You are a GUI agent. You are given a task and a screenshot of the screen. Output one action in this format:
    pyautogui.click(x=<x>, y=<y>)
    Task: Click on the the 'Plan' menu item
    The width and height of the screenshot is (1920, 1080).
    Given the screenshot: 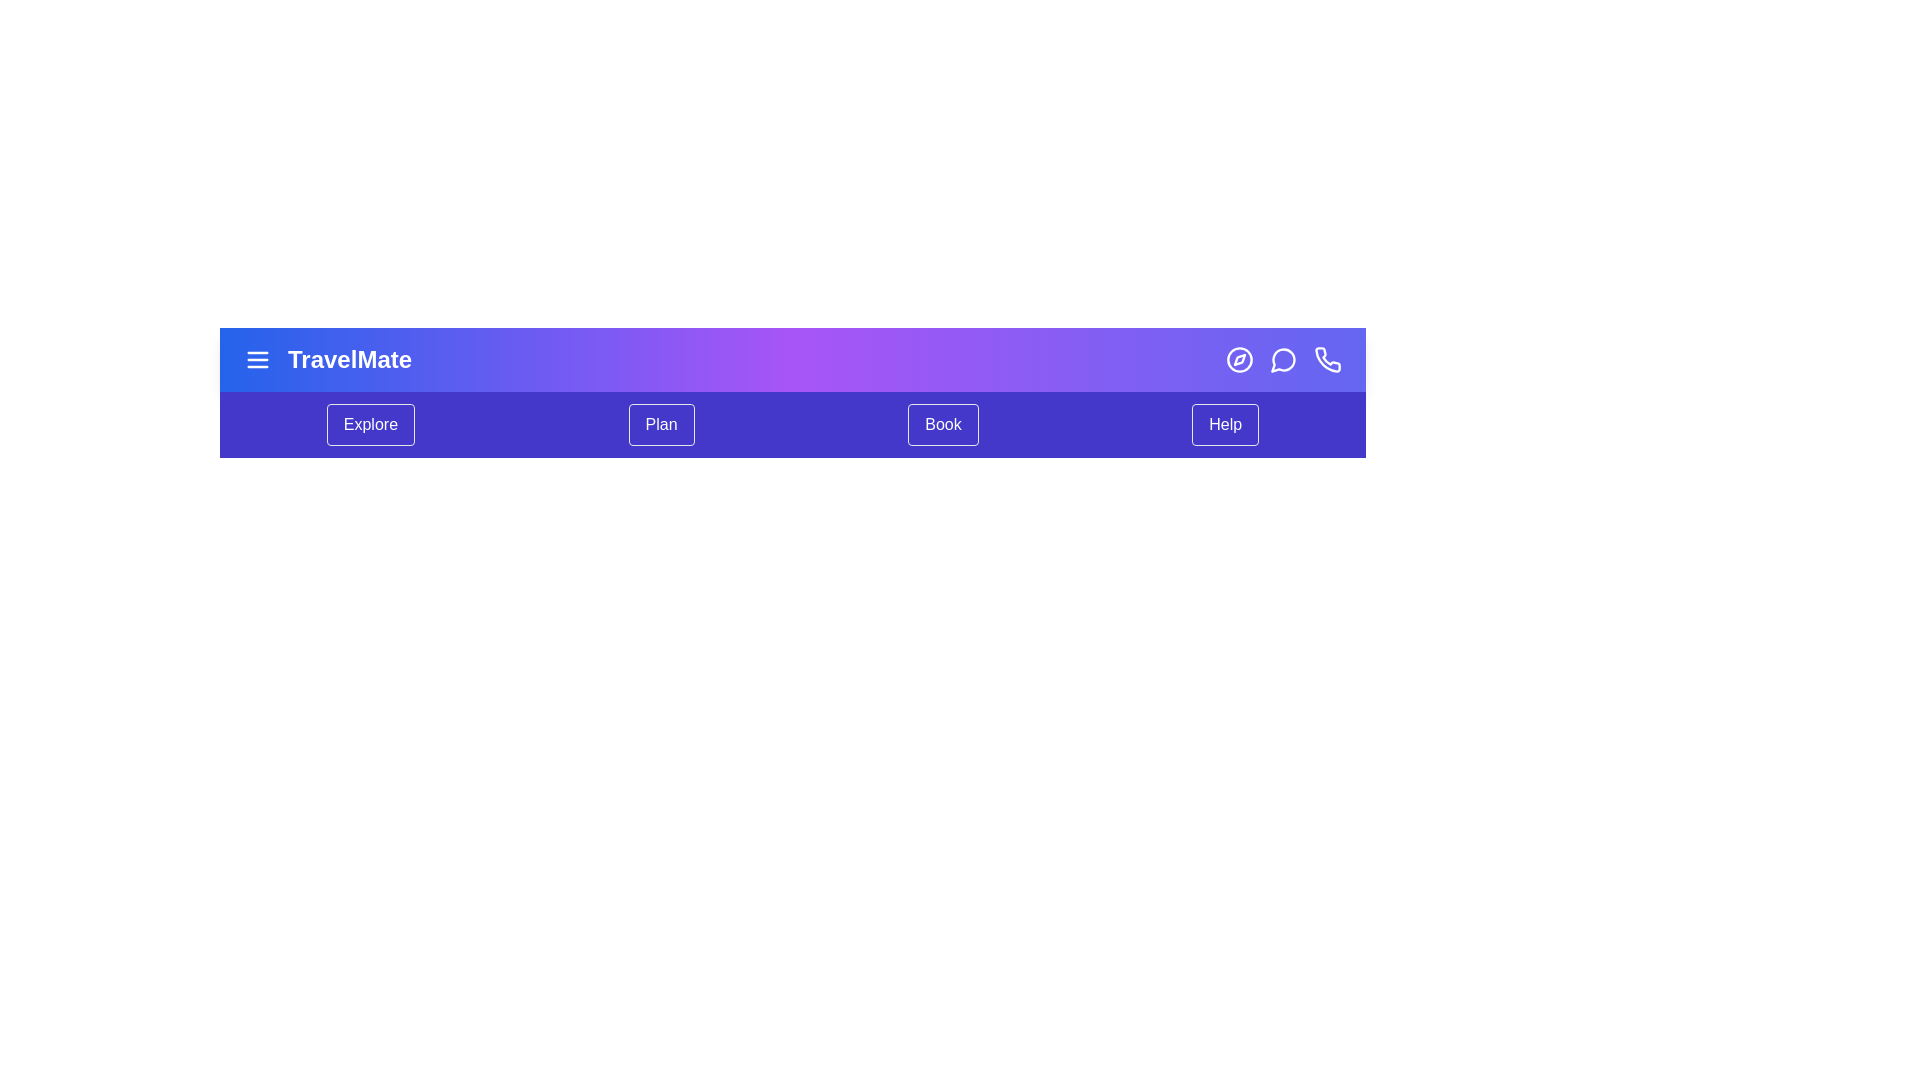 What is the action you would take?
    pyautogui.click(x=661, y=423)
    